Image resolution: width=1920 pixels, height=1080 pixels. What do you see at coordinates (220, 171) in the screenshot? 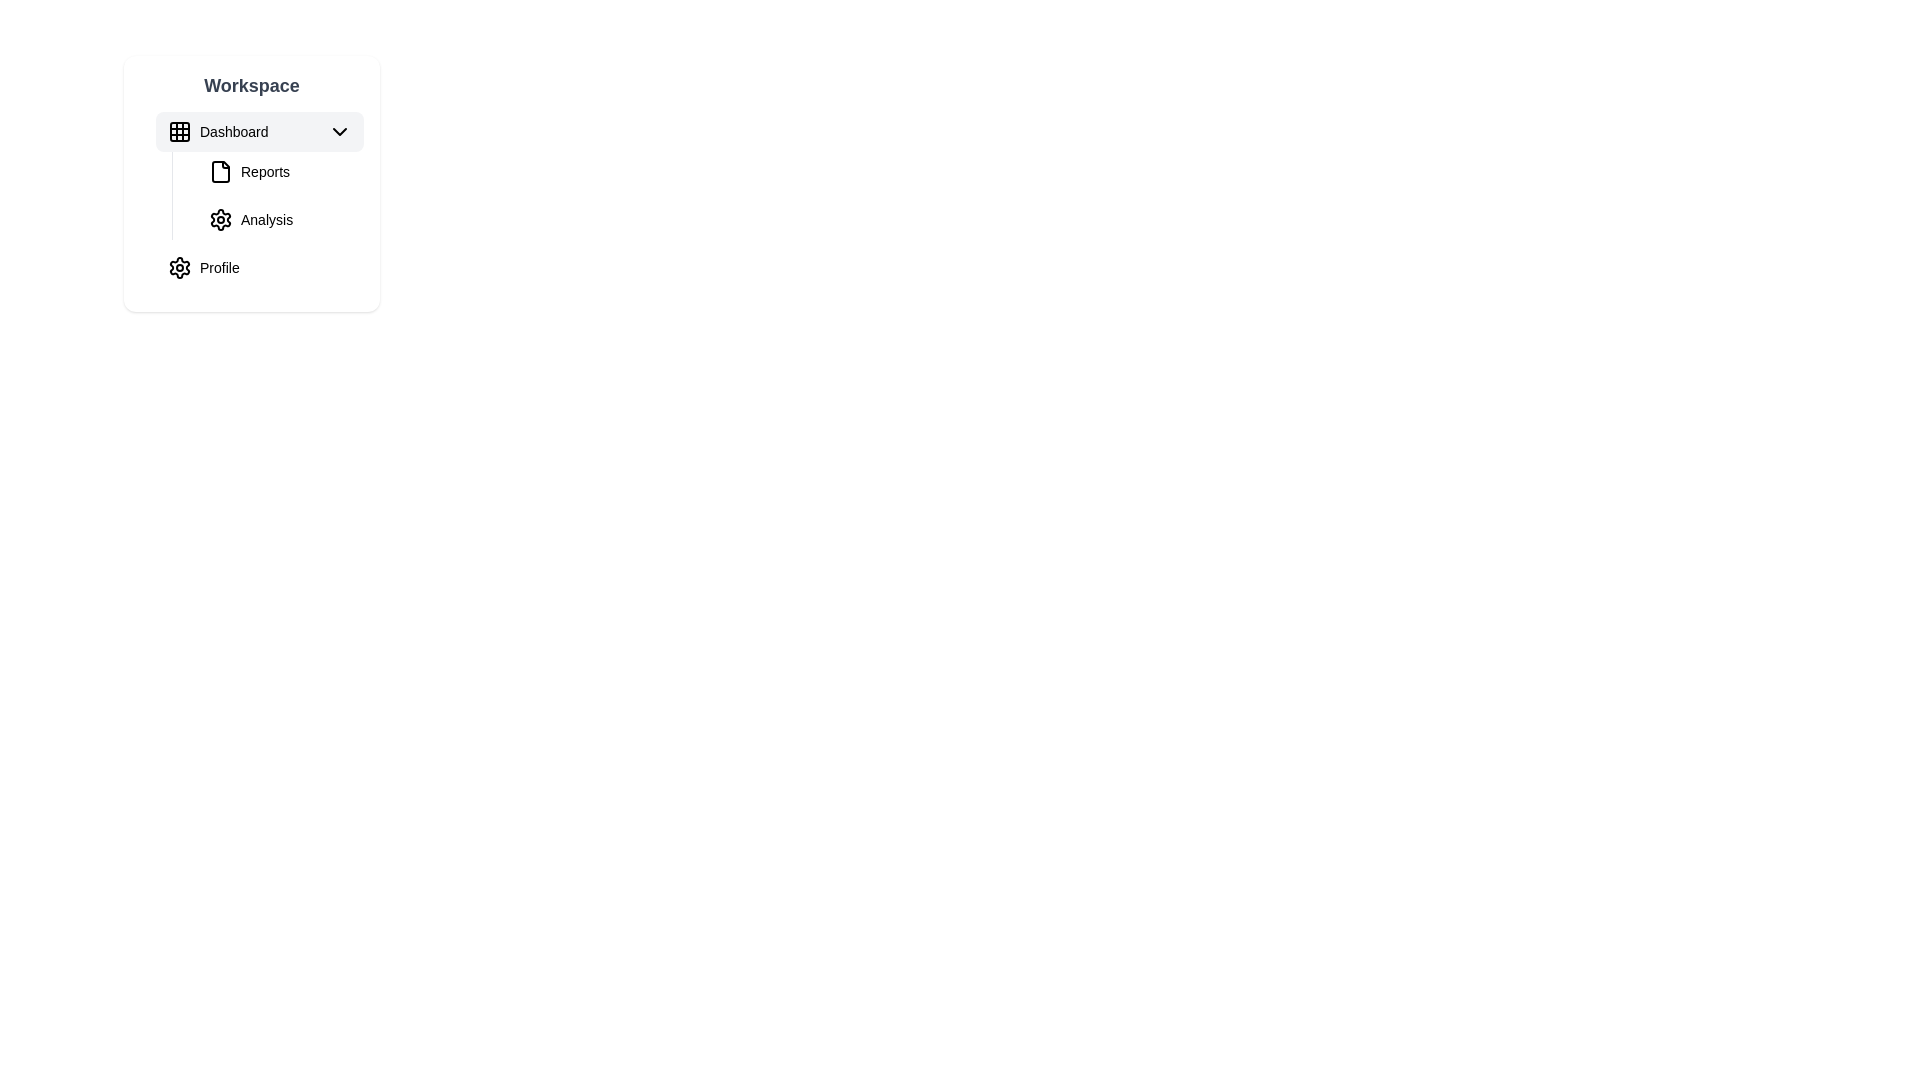
I see `the small file icon styled with a simple outline and a document-like shape, located to the left of the text 'Reports' in the sidebar` at bounding box center [220, 171].